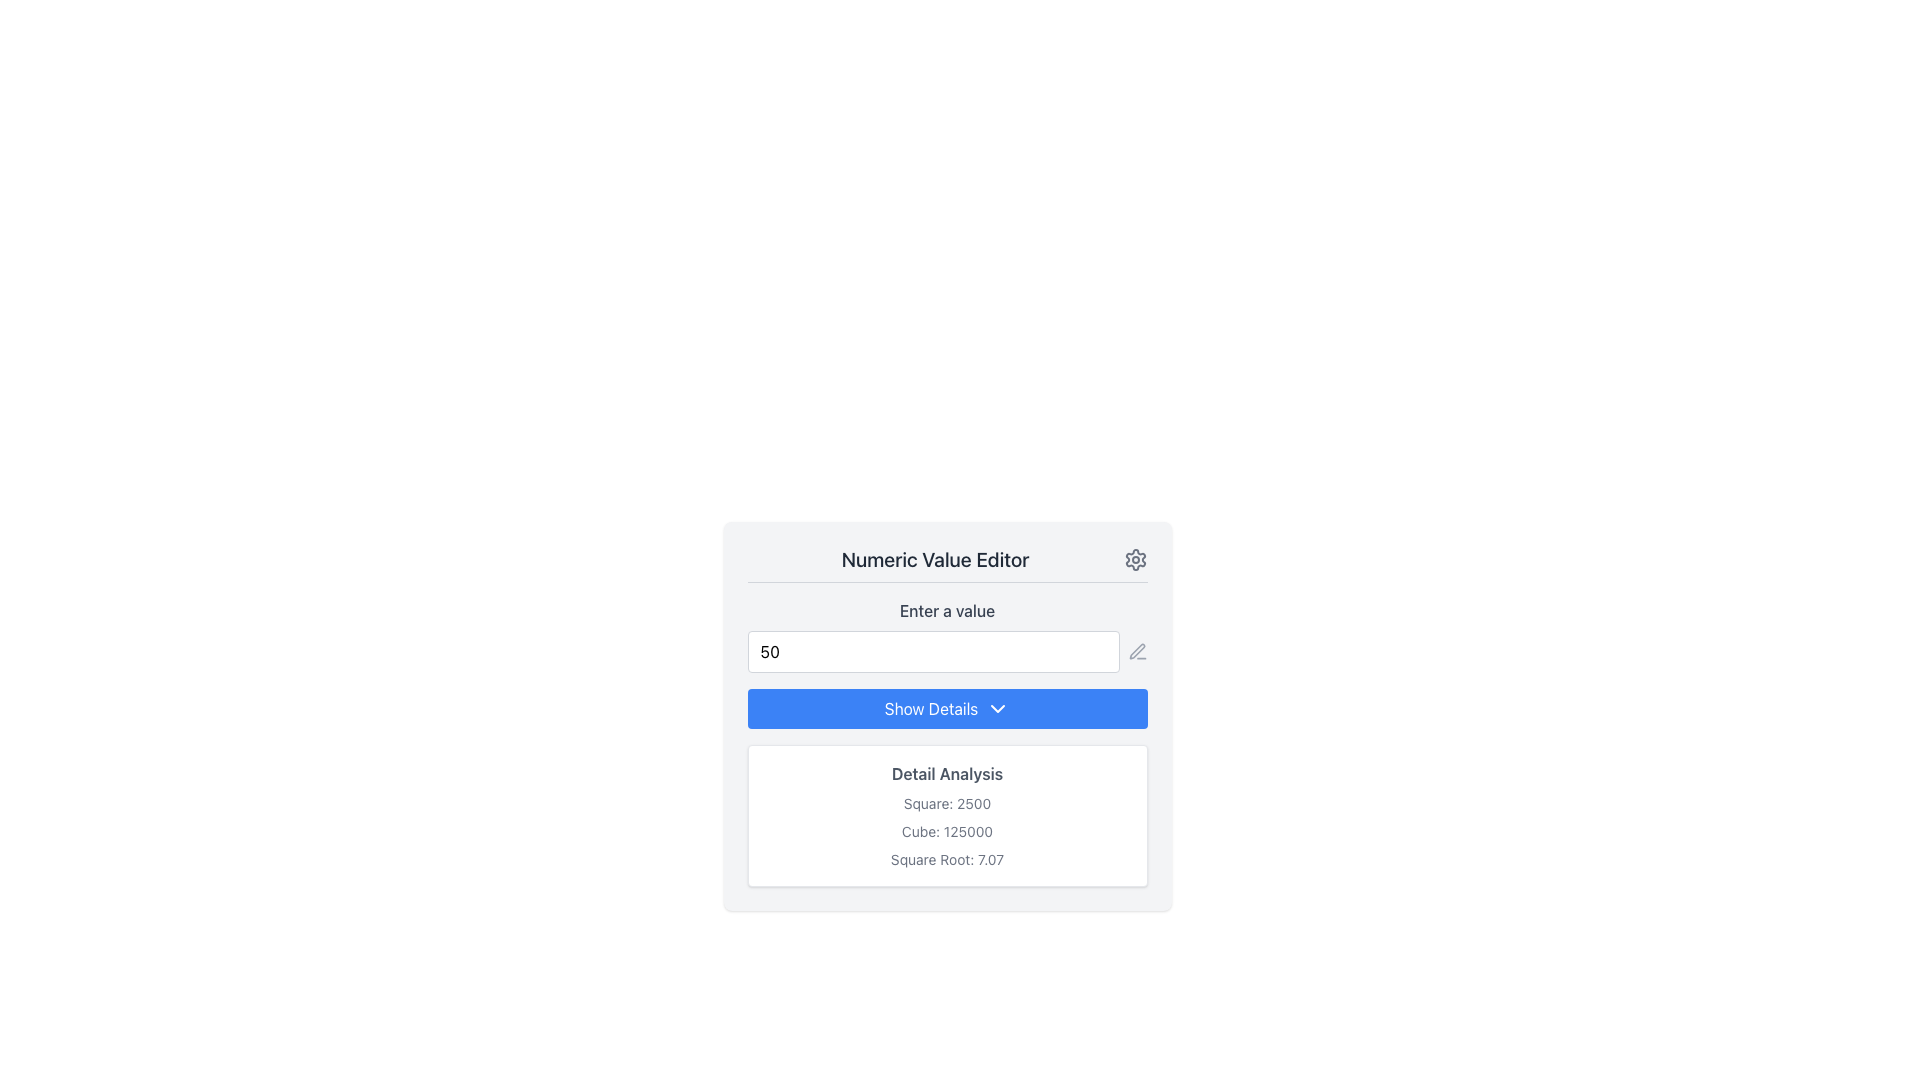  What do you see at coordinates (946, 832) in the screenshot?
I see `the text label that reads 'Cube: 125000', which is styled with a gray font and located in the 'Detail Analysis' section, positioned between 'Square: 2500' and 'Square Root: 7.07'` at bounding box center [946, 832].